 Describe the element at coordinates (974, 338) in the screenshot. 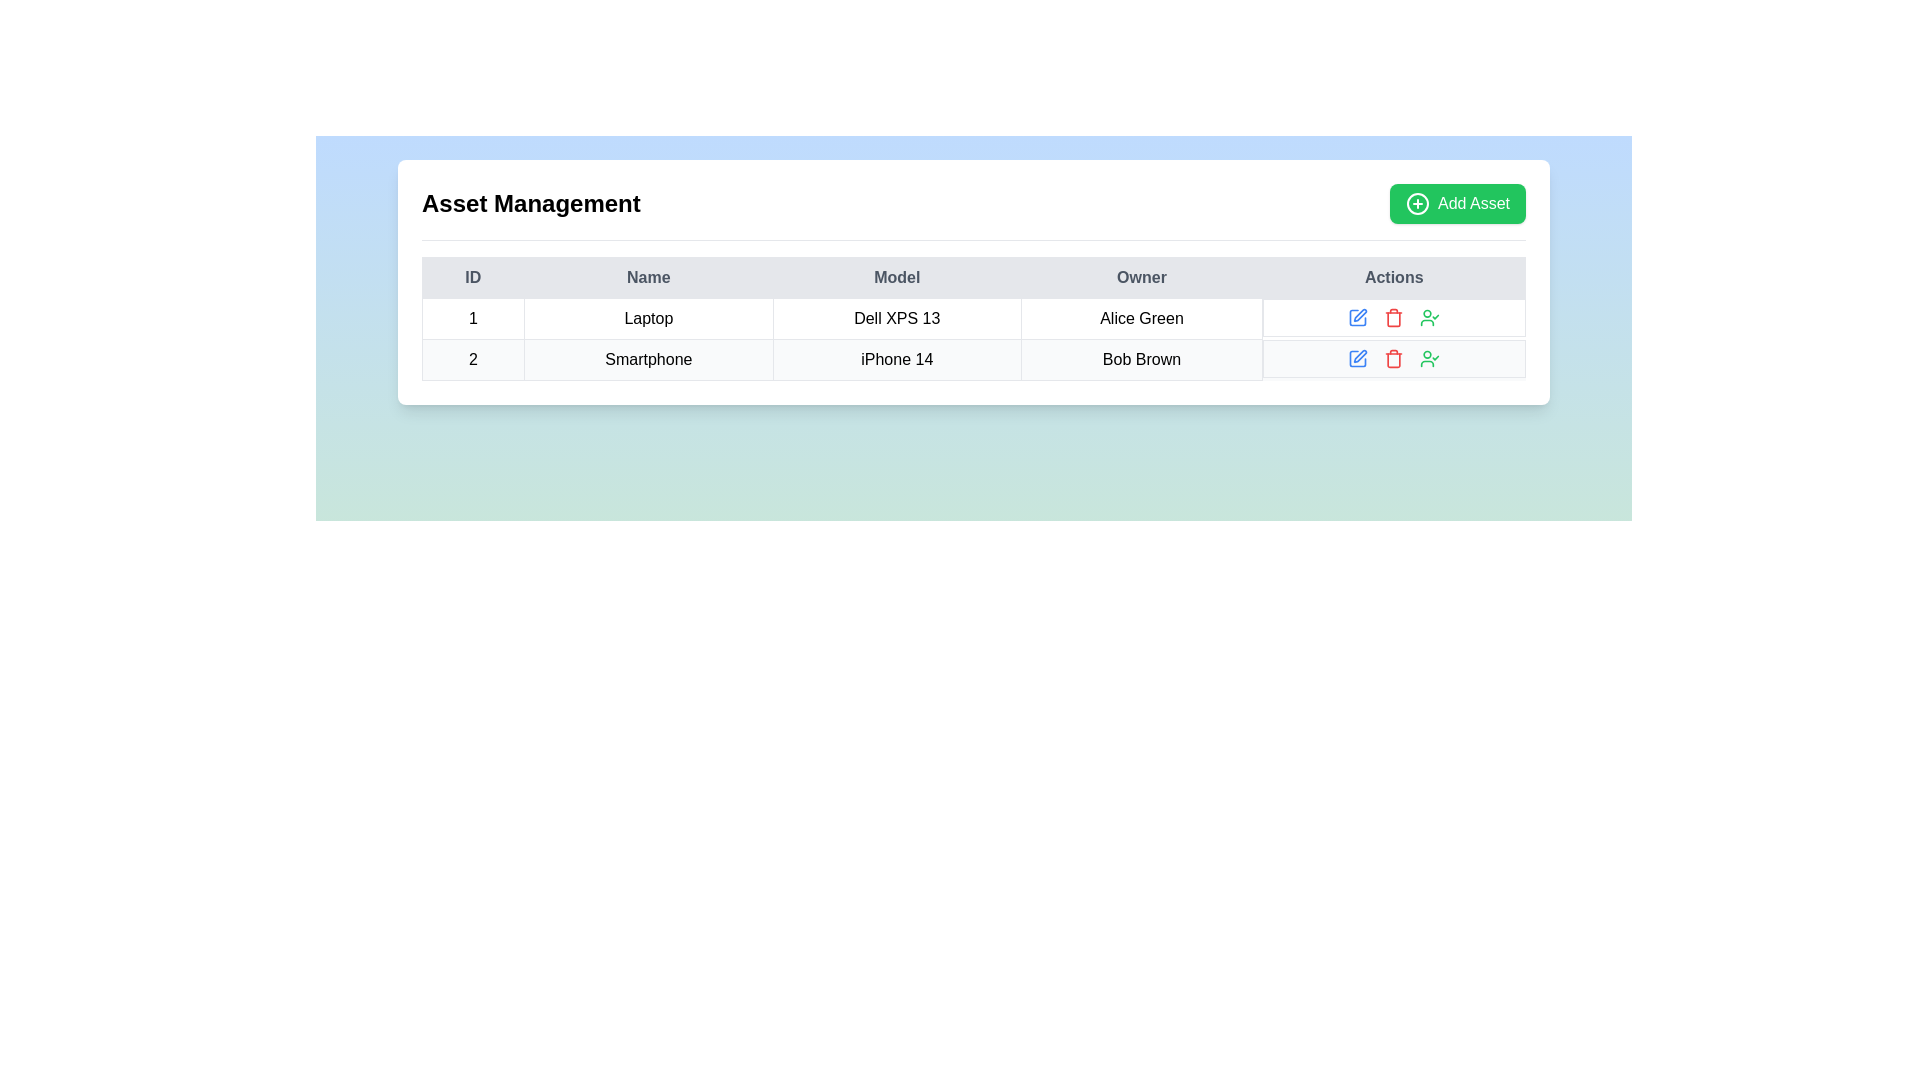

I see `the first data-entry row` at that location.